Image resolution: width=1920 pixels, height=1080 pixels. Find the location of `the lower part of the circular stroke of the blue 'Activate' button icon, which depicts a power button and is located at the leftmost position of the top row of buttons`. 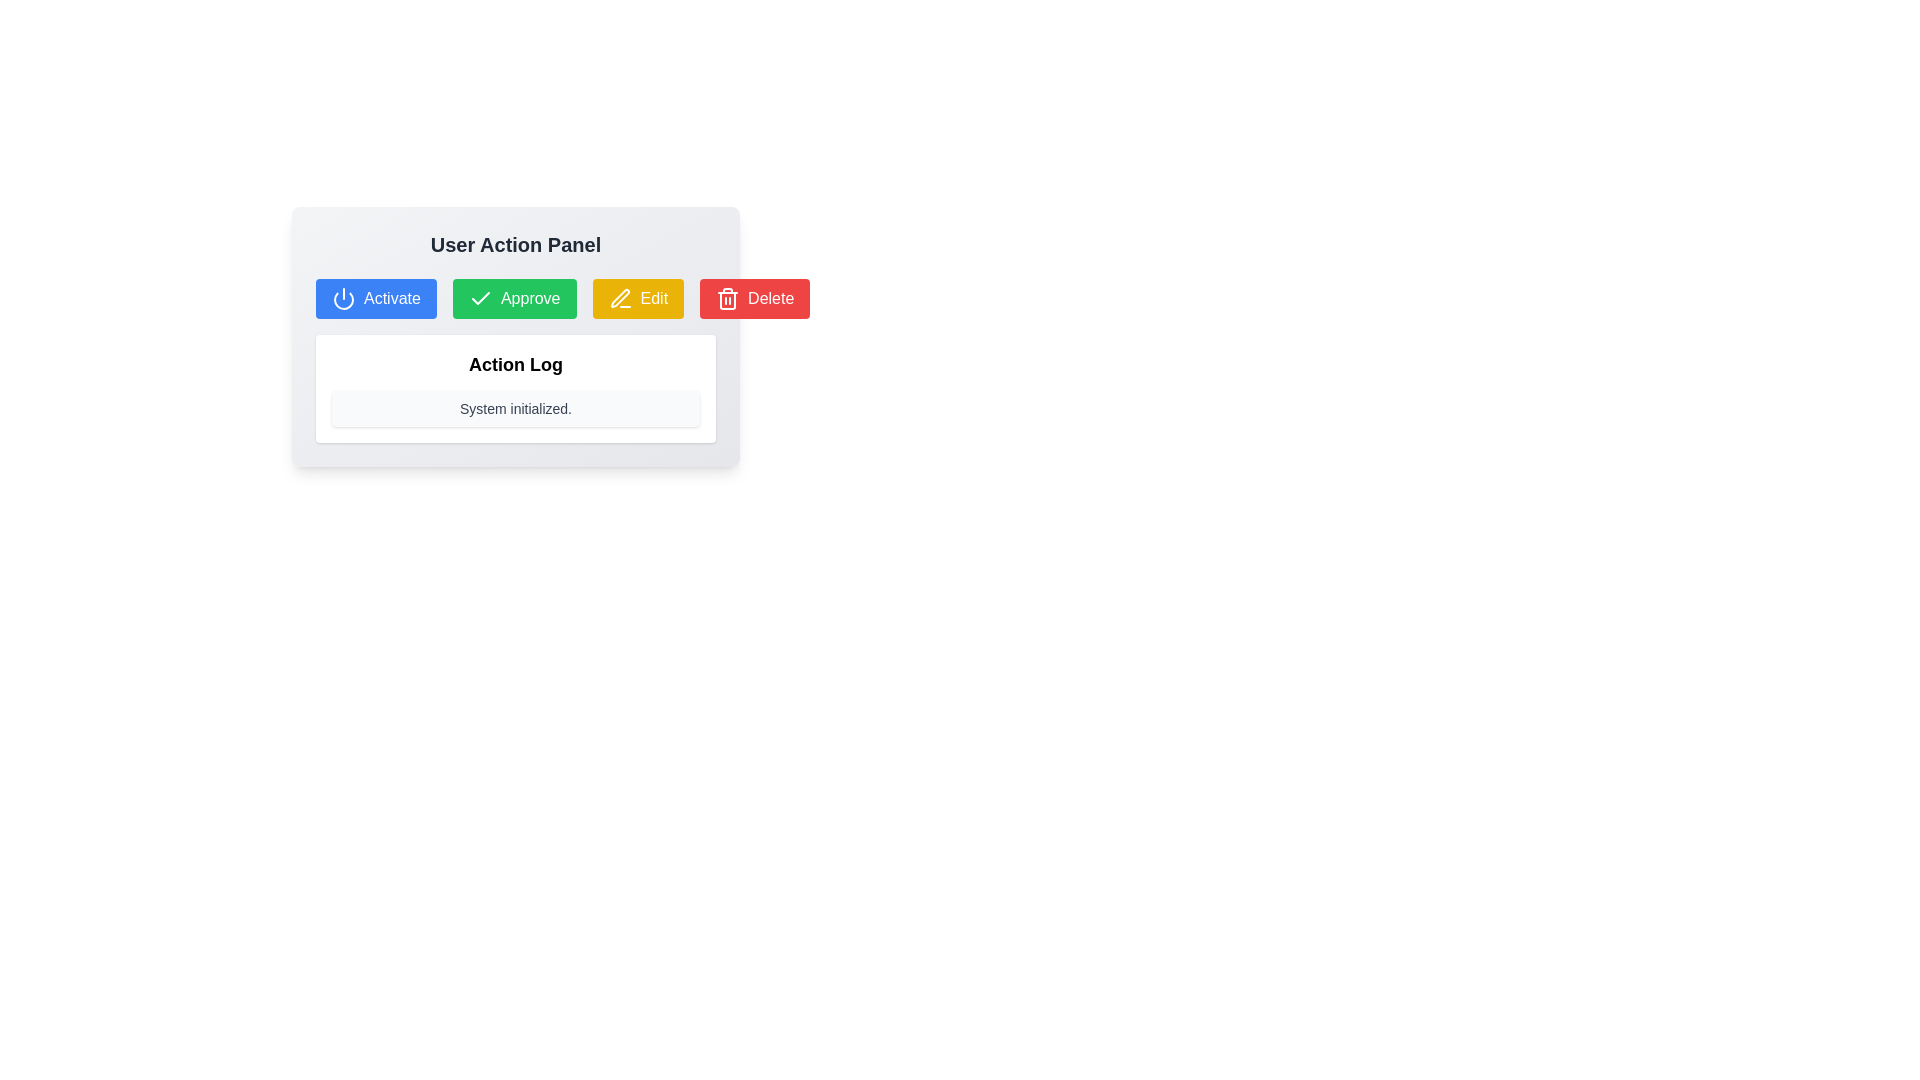

the lower part of the circular stroke of the blue 'Activate' button icon, which depicts a power button and is located at the leftmost position of the top row of buttons is located at coordinates (344, 301).